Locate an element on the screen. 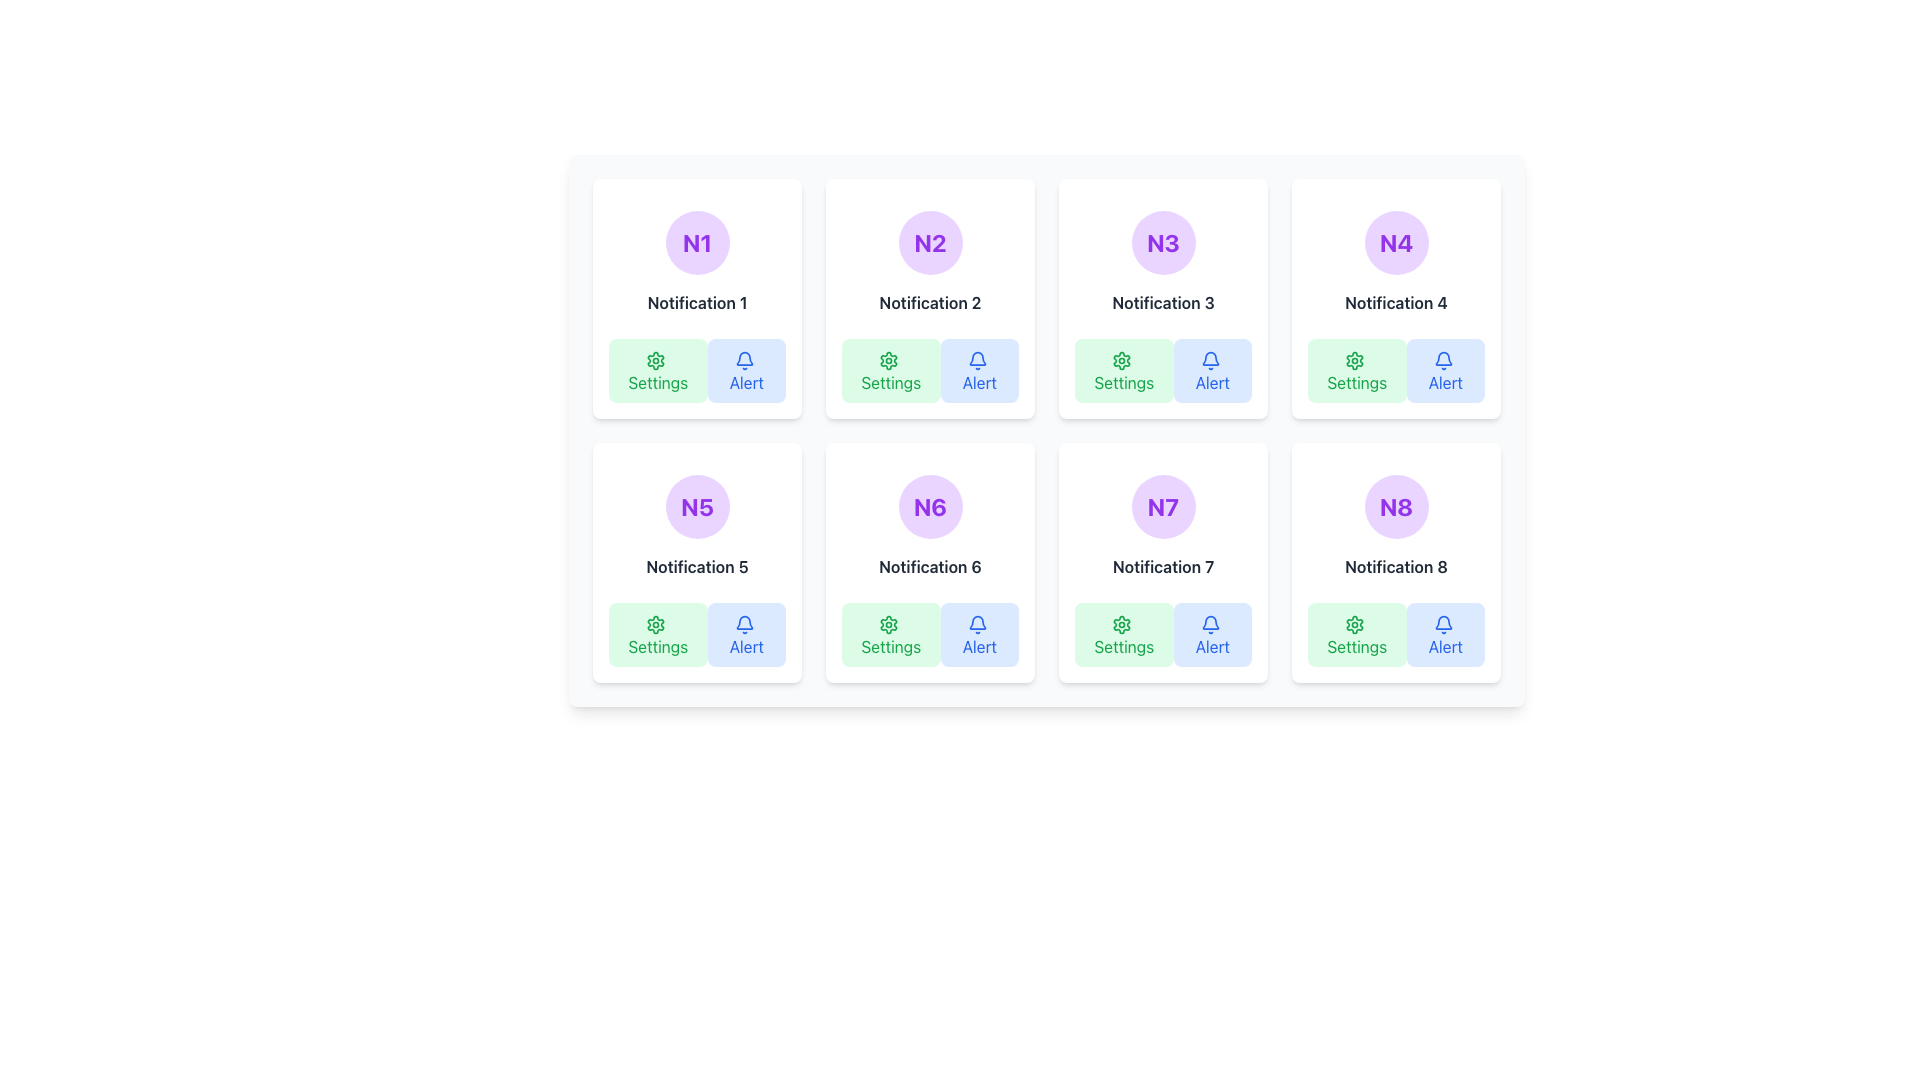  the 'Settings' icon located in the 'Notification 1' card is located at coordinates (656, 358).